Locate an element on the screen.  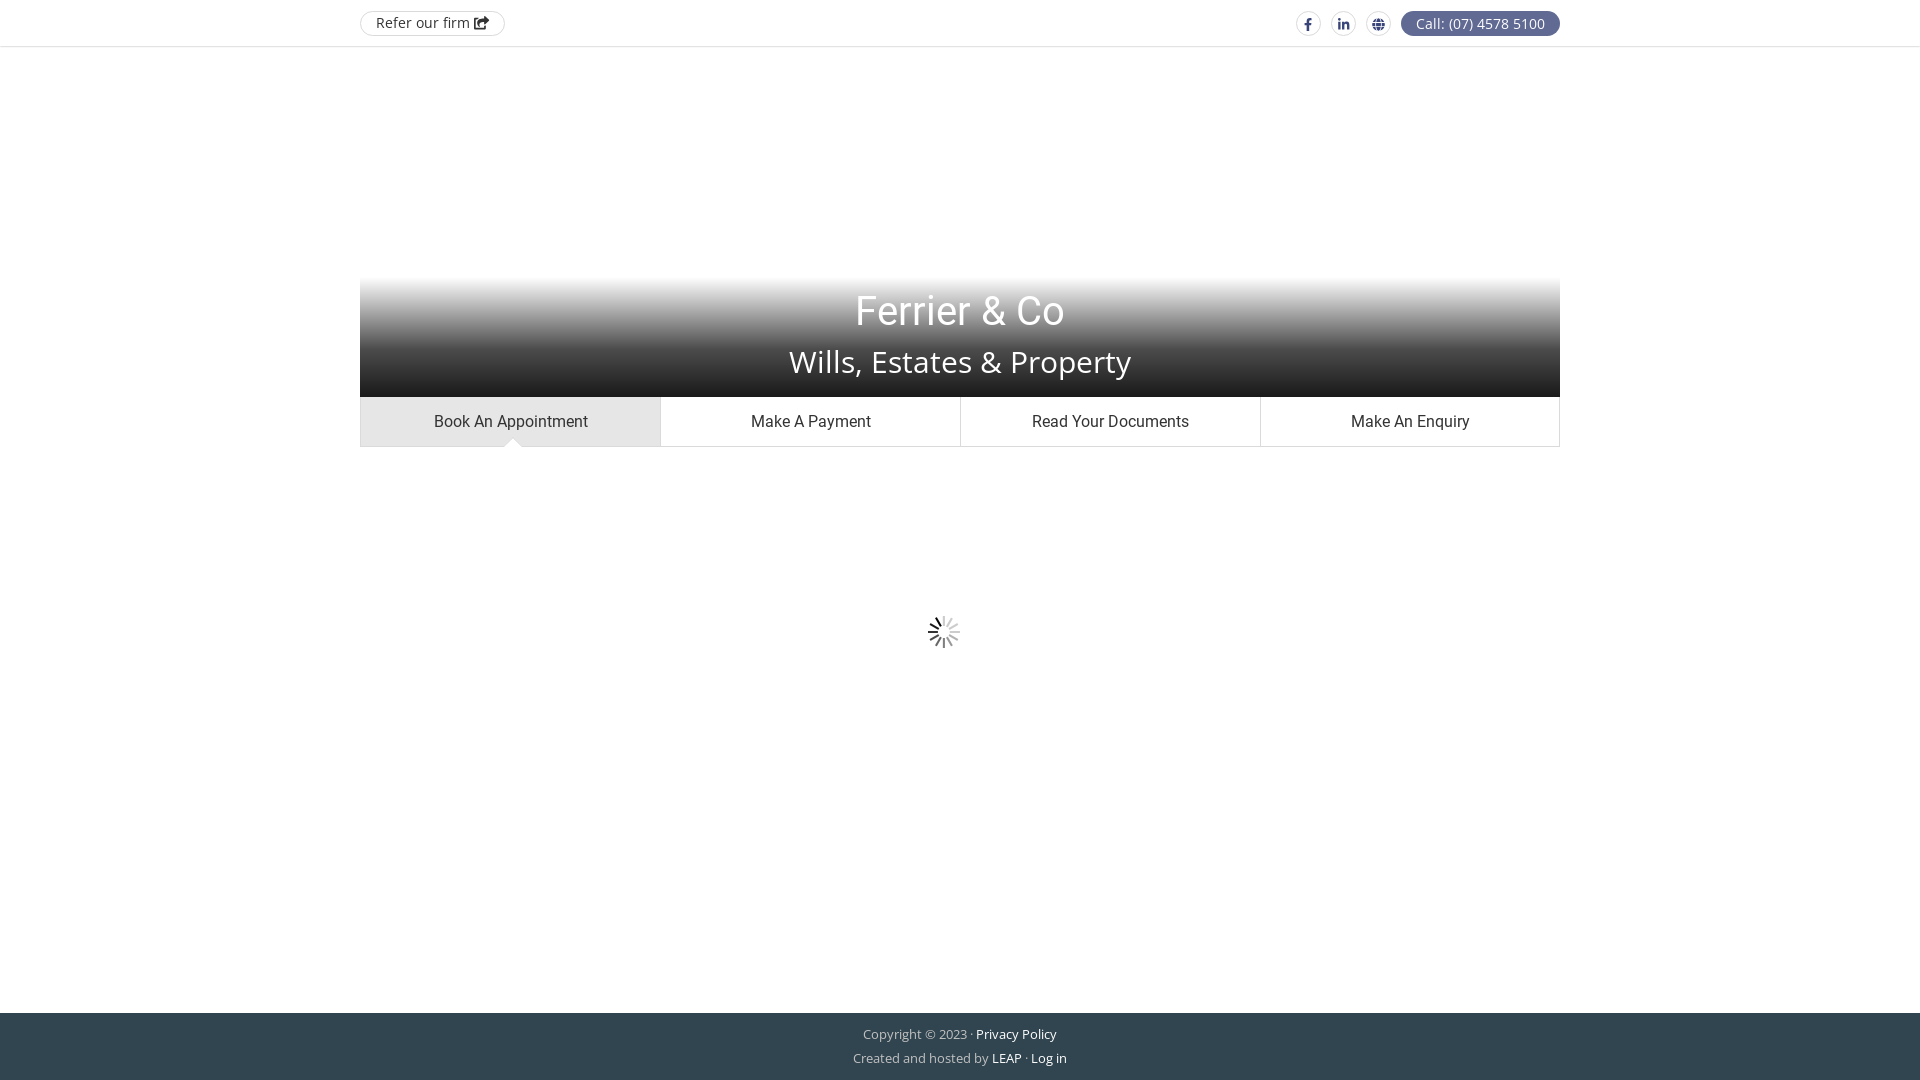
'Call: (07) 4578 5100' is located at coordinates (1480, 23).